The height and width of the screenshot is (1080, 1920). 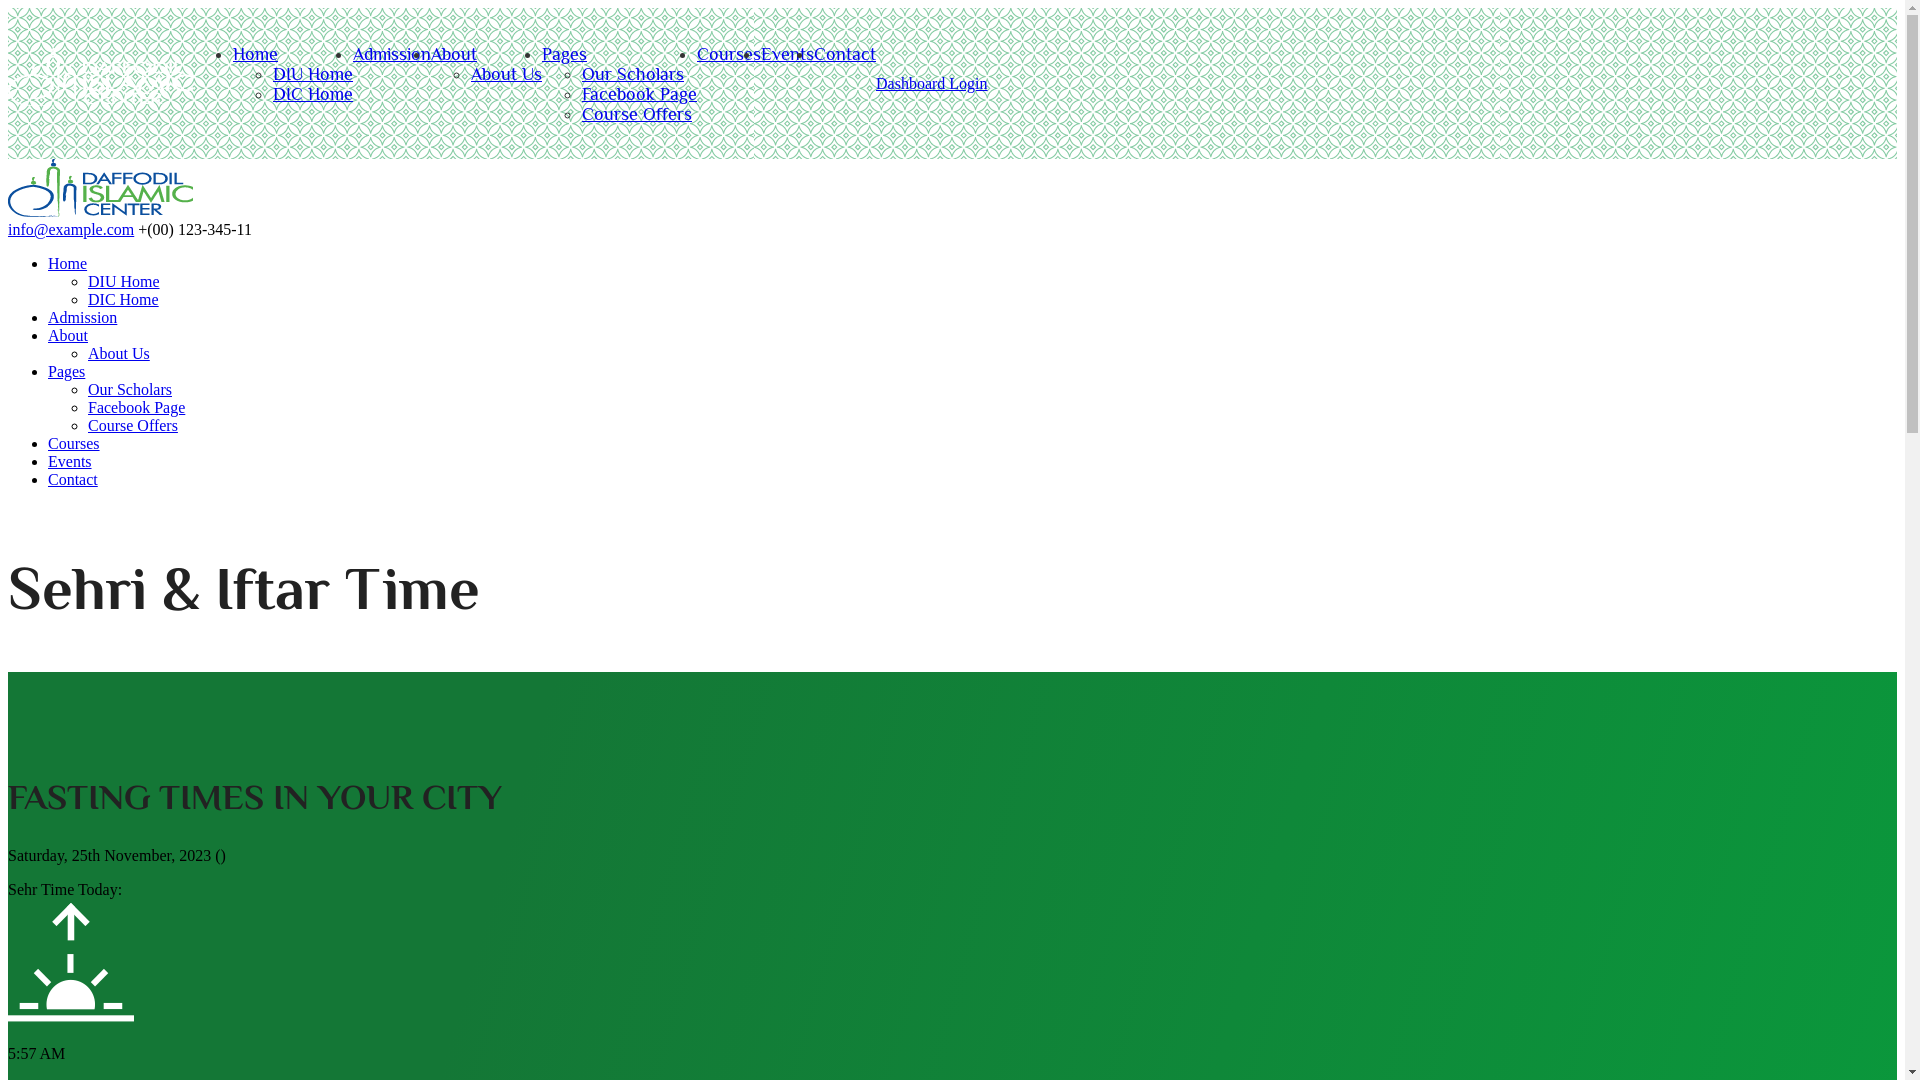 I want to click on 'DIC Home', so click(x=122, y=299).